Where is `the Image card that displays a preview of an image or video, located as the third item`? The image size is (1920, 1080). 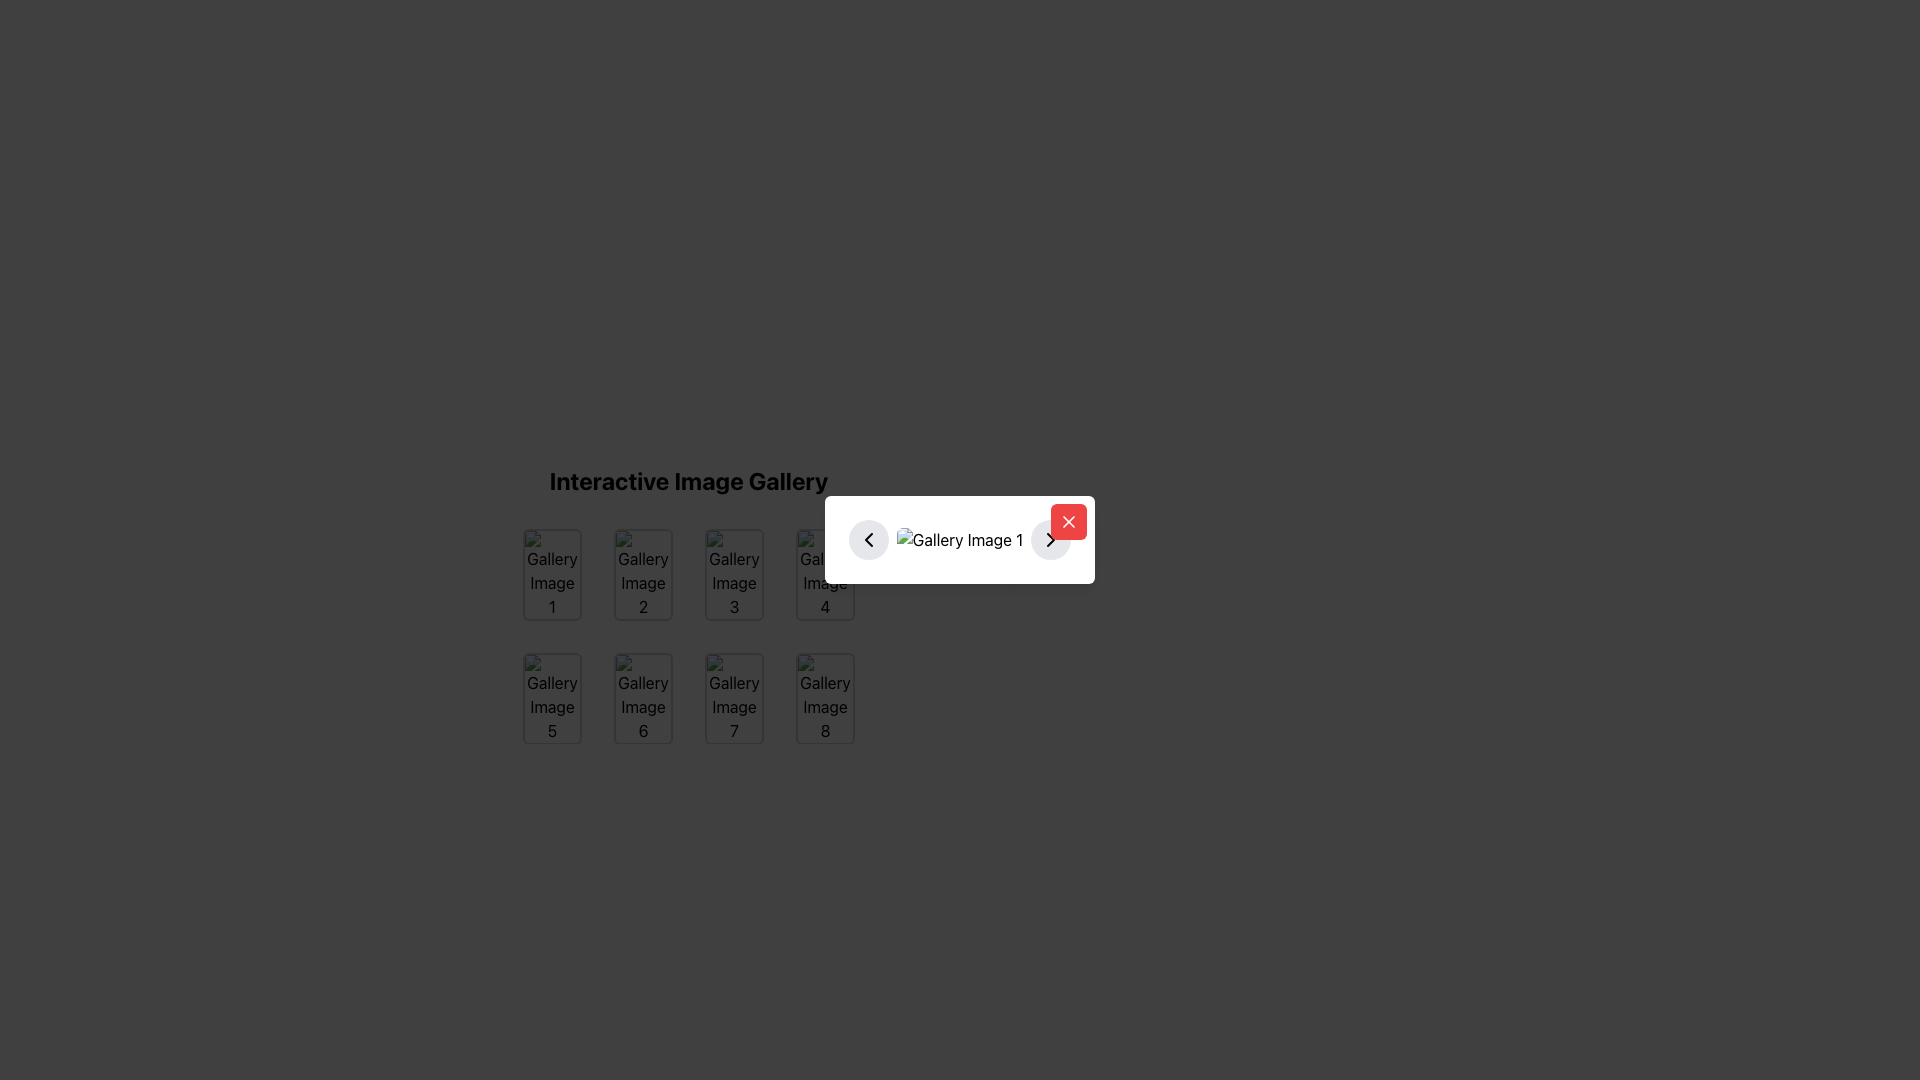
the Image card that displays a preview of an image or video, located as the third item is located at coordinates (733, 574).